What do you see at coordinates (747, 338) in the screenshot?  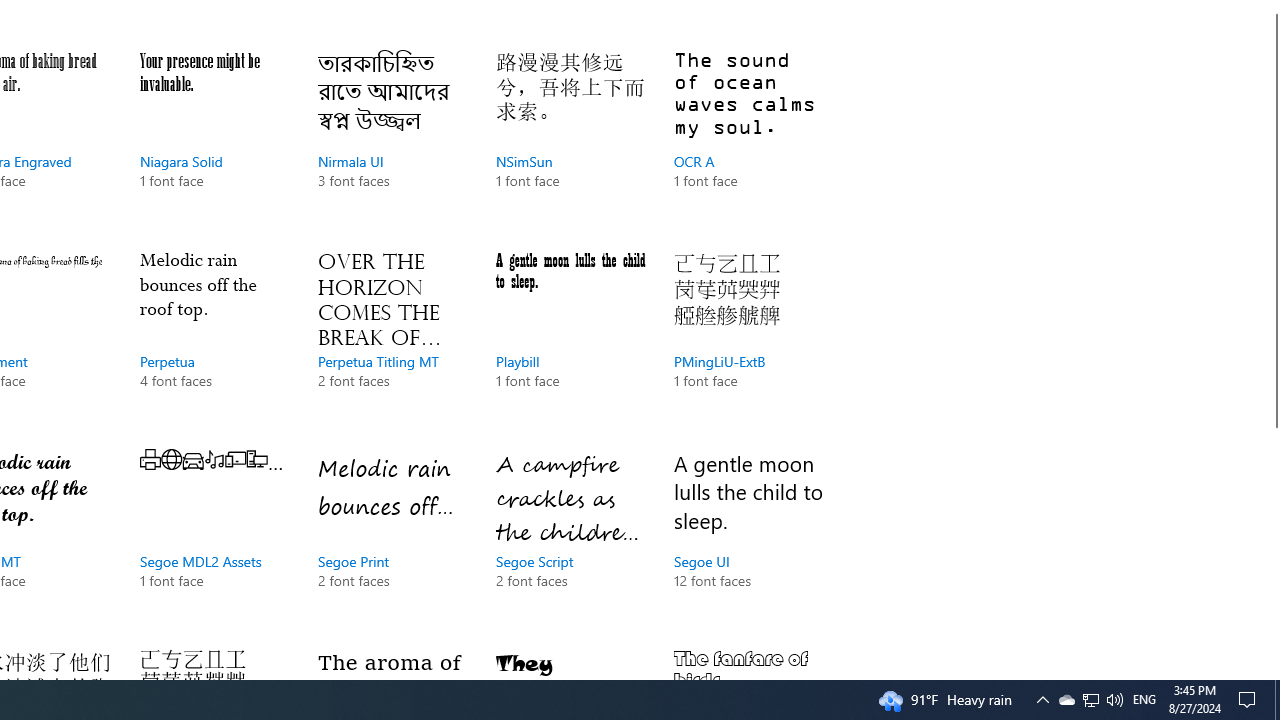 I see `'PMingLiU-ExtB, 1 font face'` at bounding box center [747, 338].